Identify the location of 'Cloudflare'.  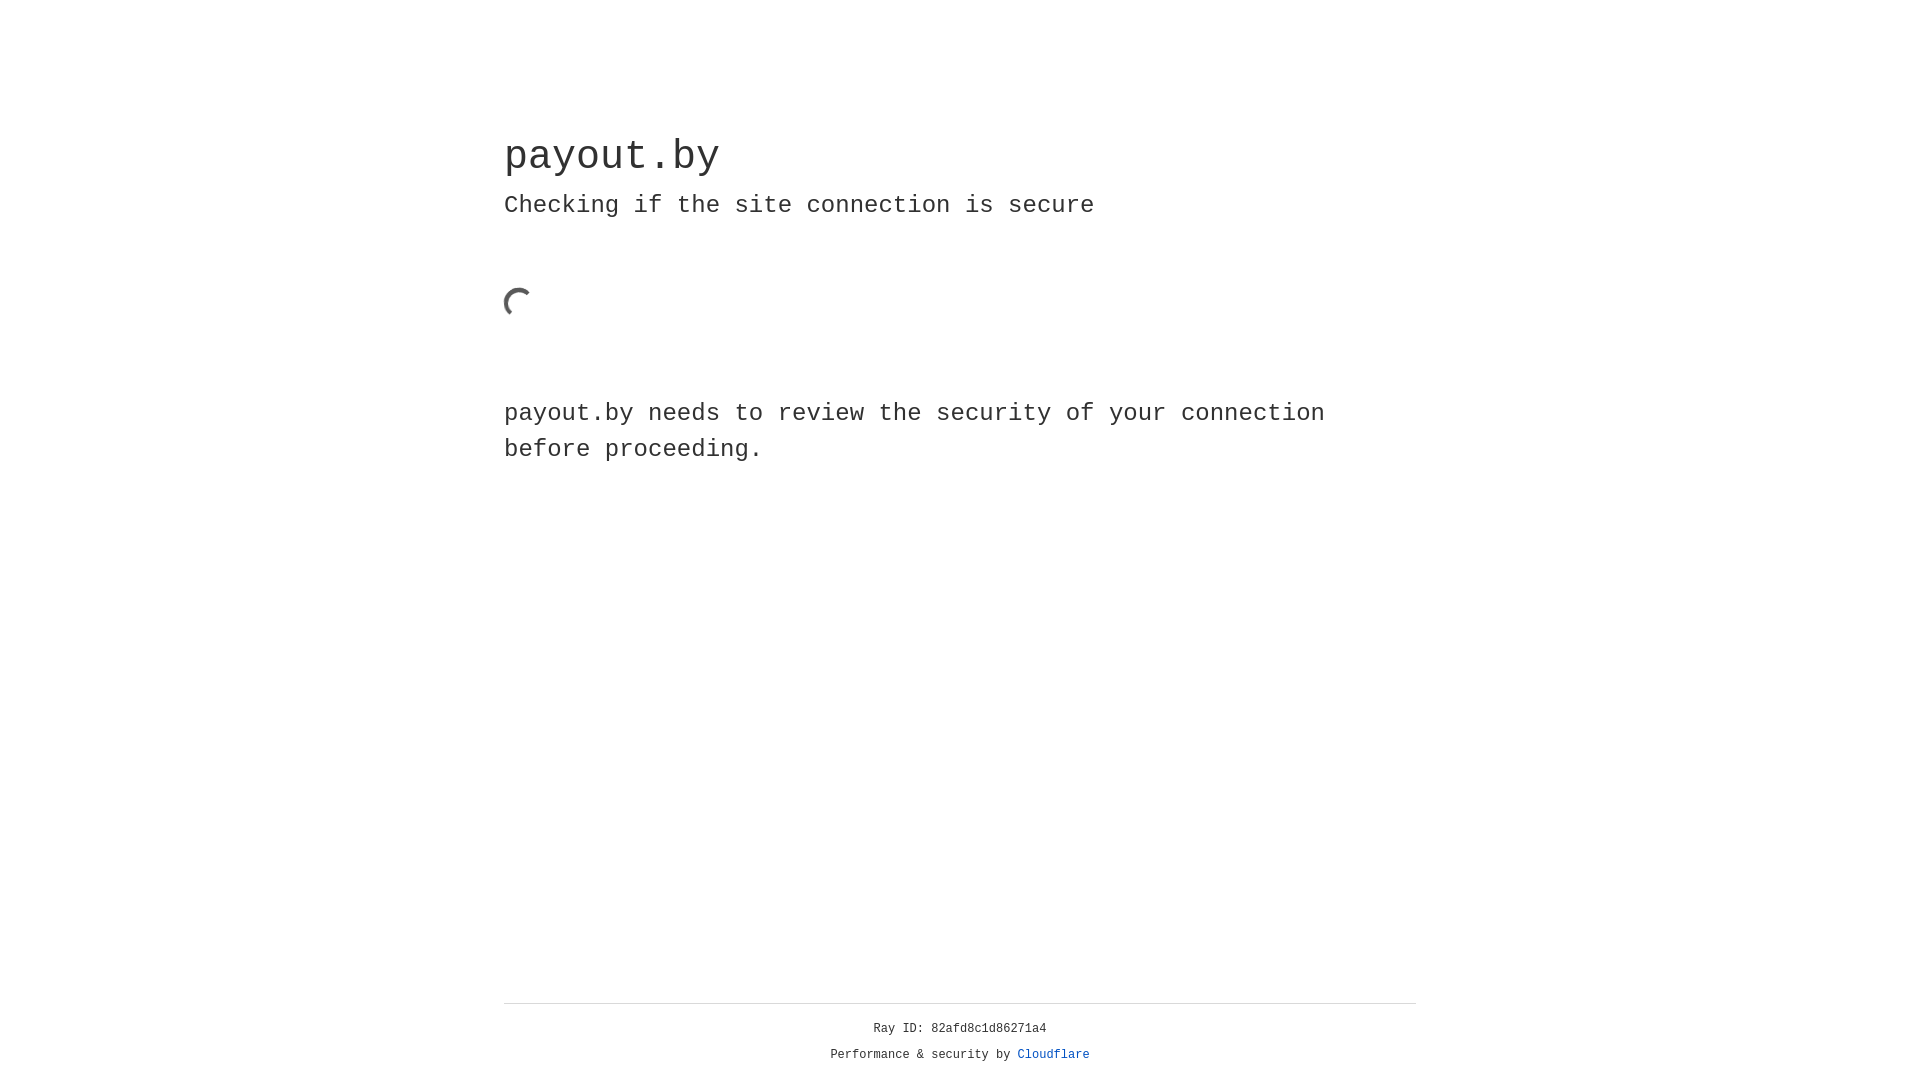
(1017, 1054).